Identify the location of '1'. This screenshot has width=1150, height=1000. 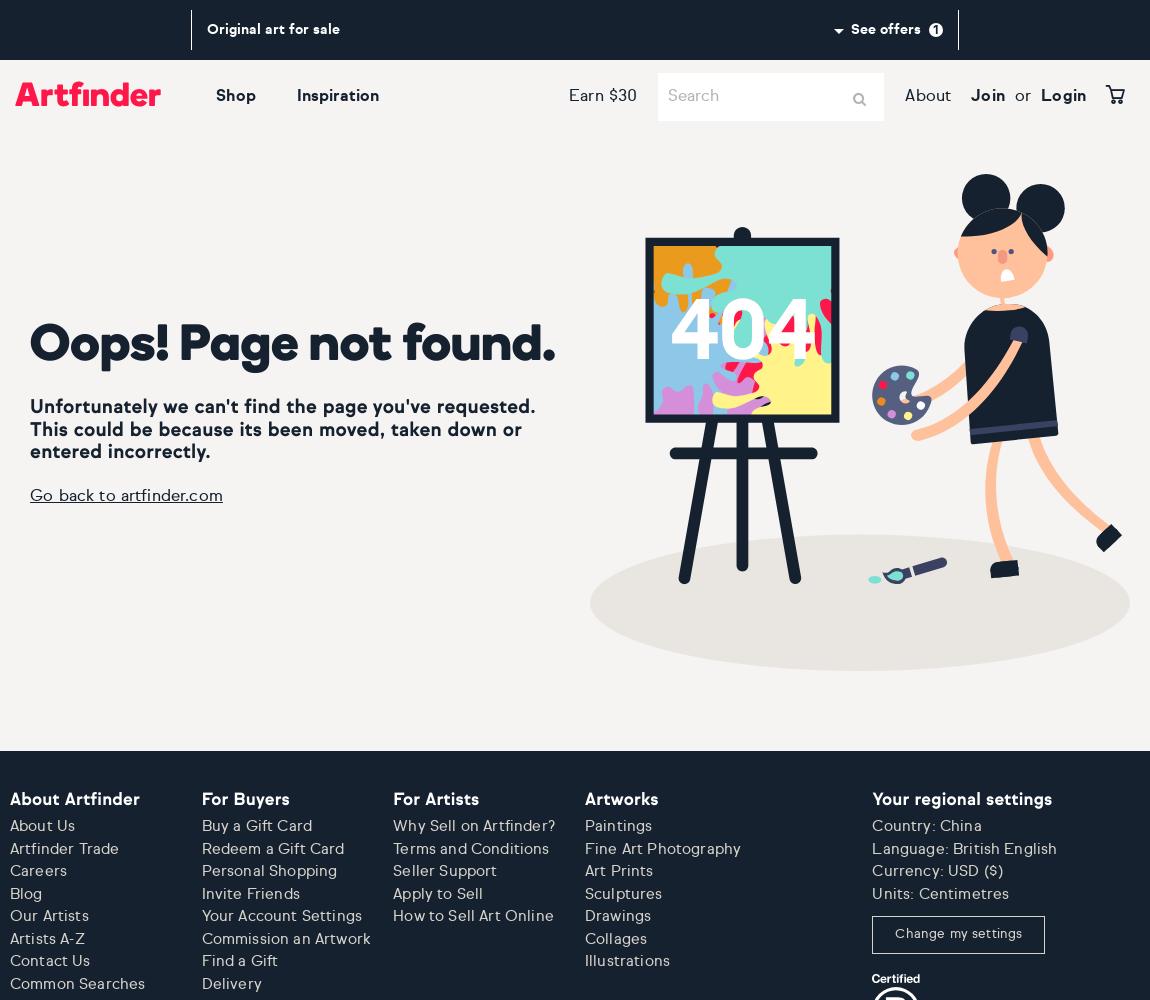
(932, 30).